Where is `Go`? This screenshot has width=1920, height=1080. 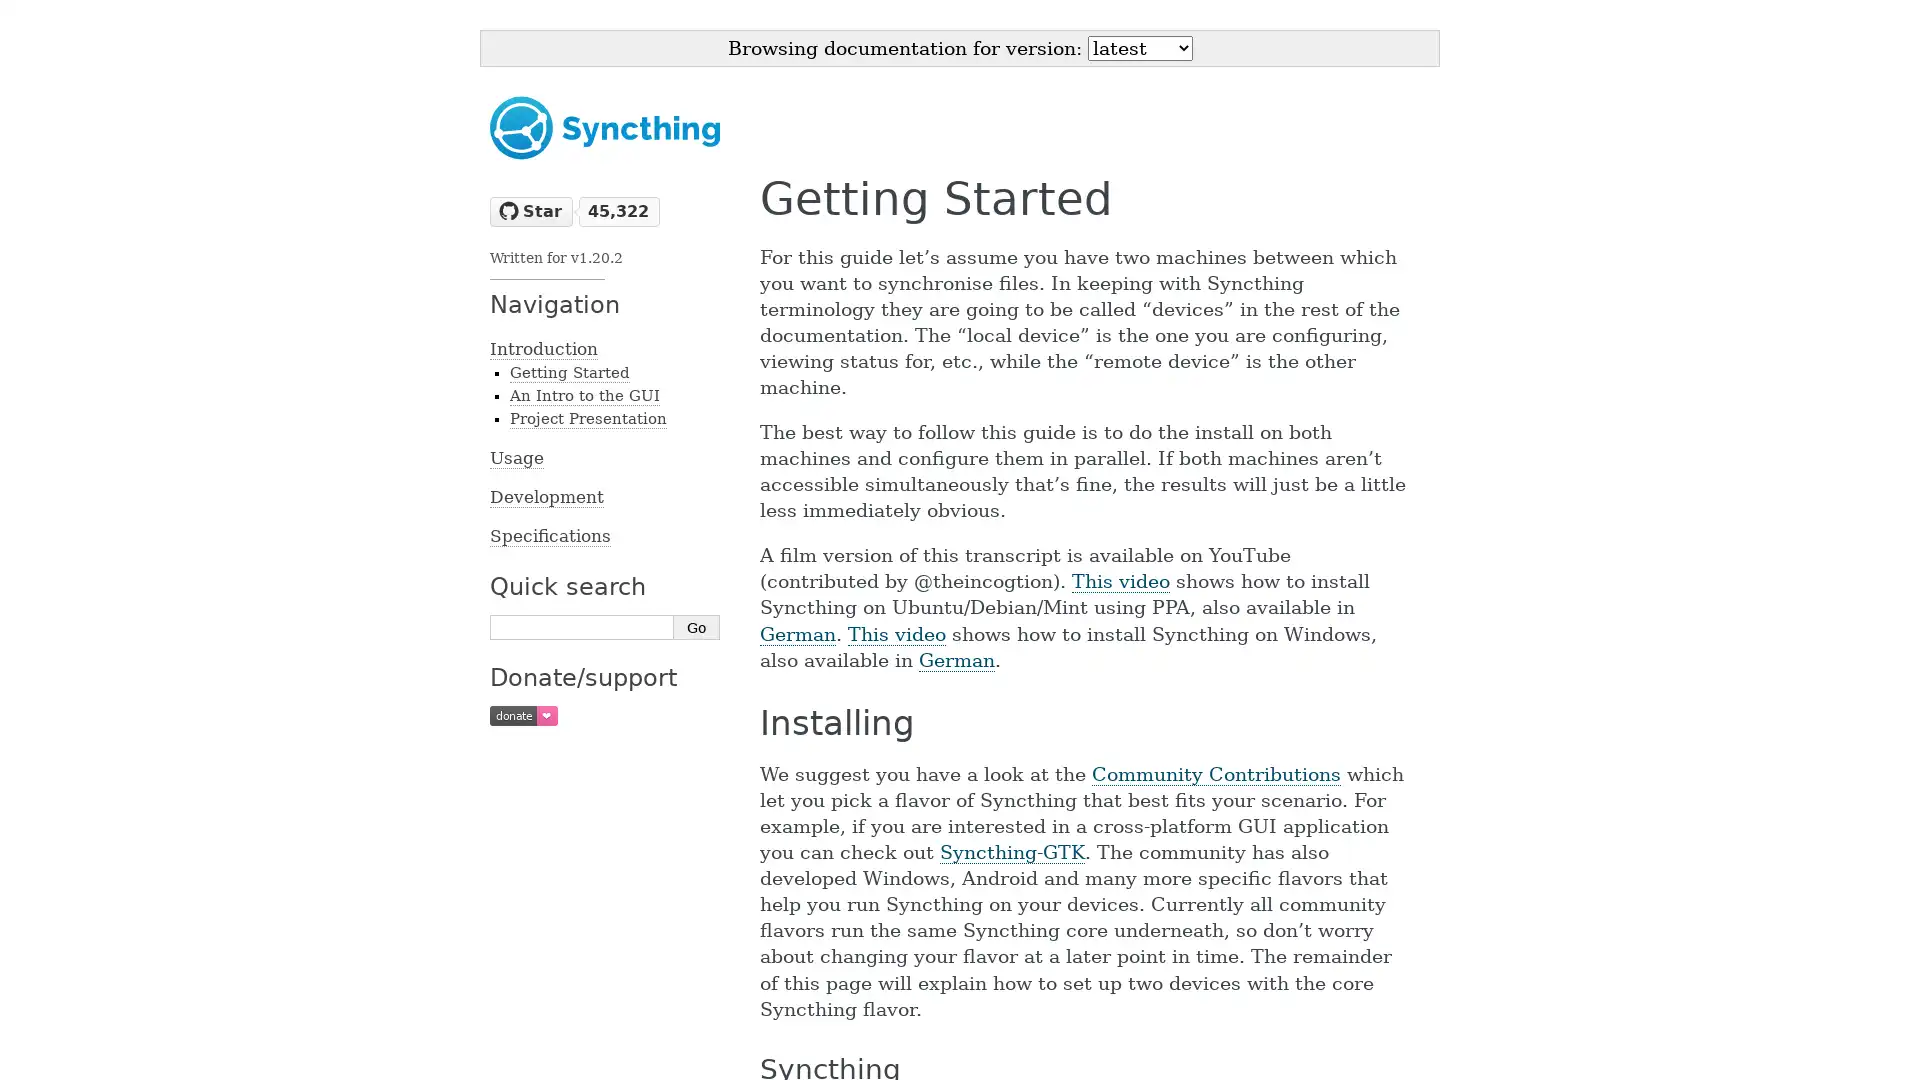 Go is located at coordinates (696, 626).